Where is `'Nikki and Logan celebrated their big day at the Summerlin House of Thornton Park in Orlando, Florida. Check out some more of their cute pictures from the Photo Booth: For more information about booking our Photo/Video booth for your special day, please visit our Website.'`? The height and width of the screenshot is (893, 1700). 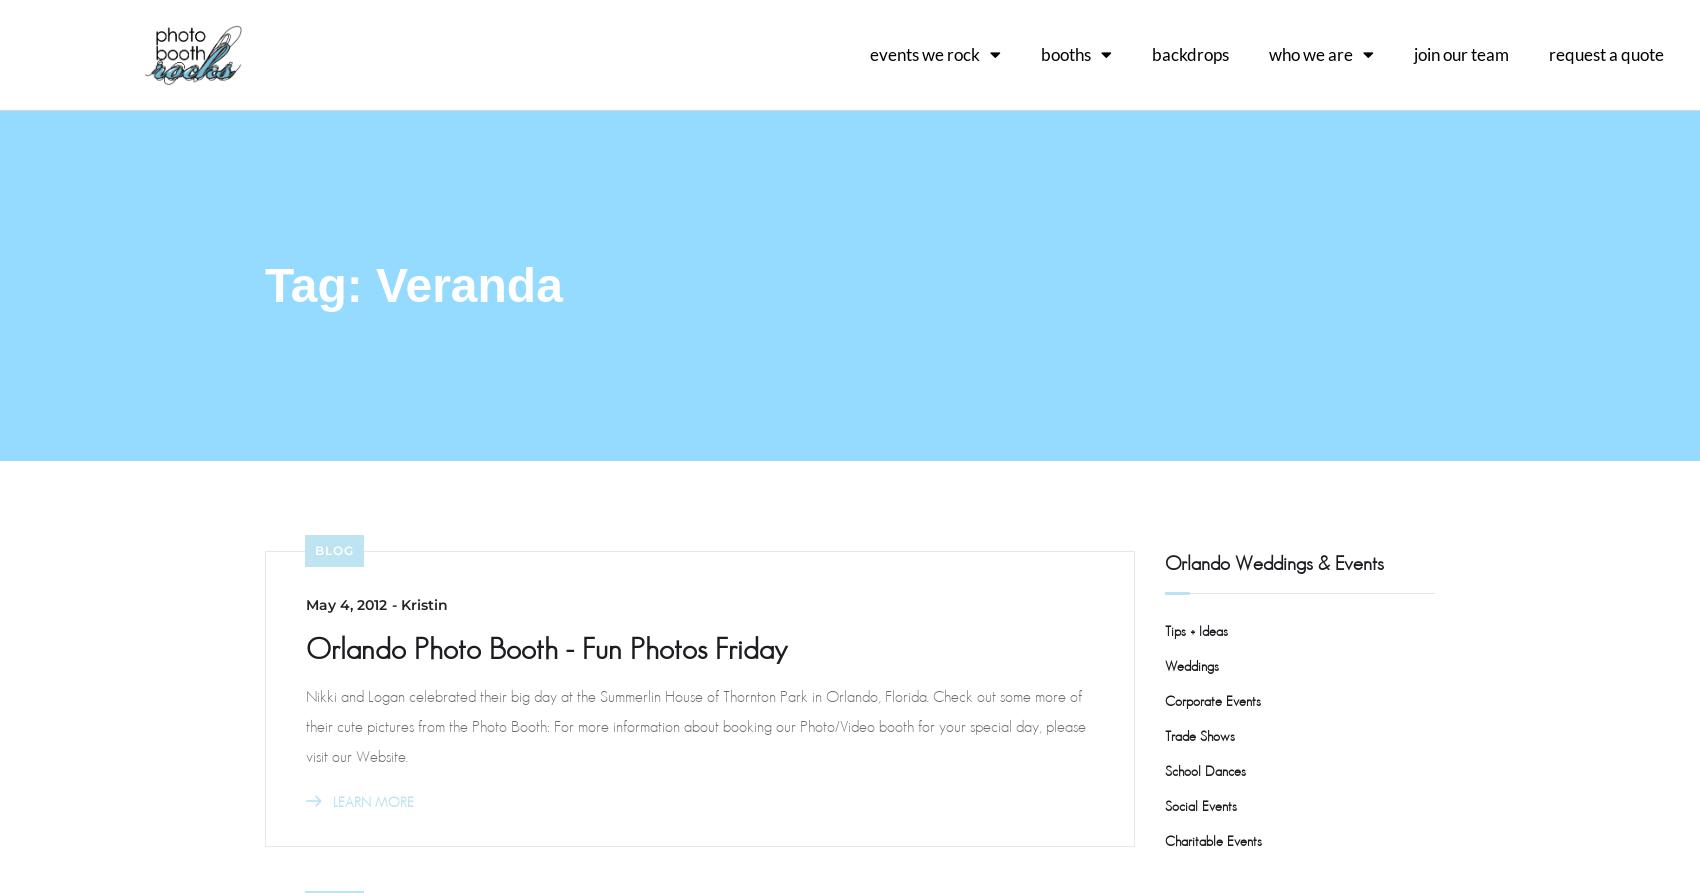
'Nikki and Logan celebrated their big day at the Summerlin House of Thornton Park in Orlando, Florida. Check out some more of their cute pictures from the Photo Booth: For more information about booking our Photo/Video booth for your special day, please visit our Website.' is located at coordinates (306, 725).